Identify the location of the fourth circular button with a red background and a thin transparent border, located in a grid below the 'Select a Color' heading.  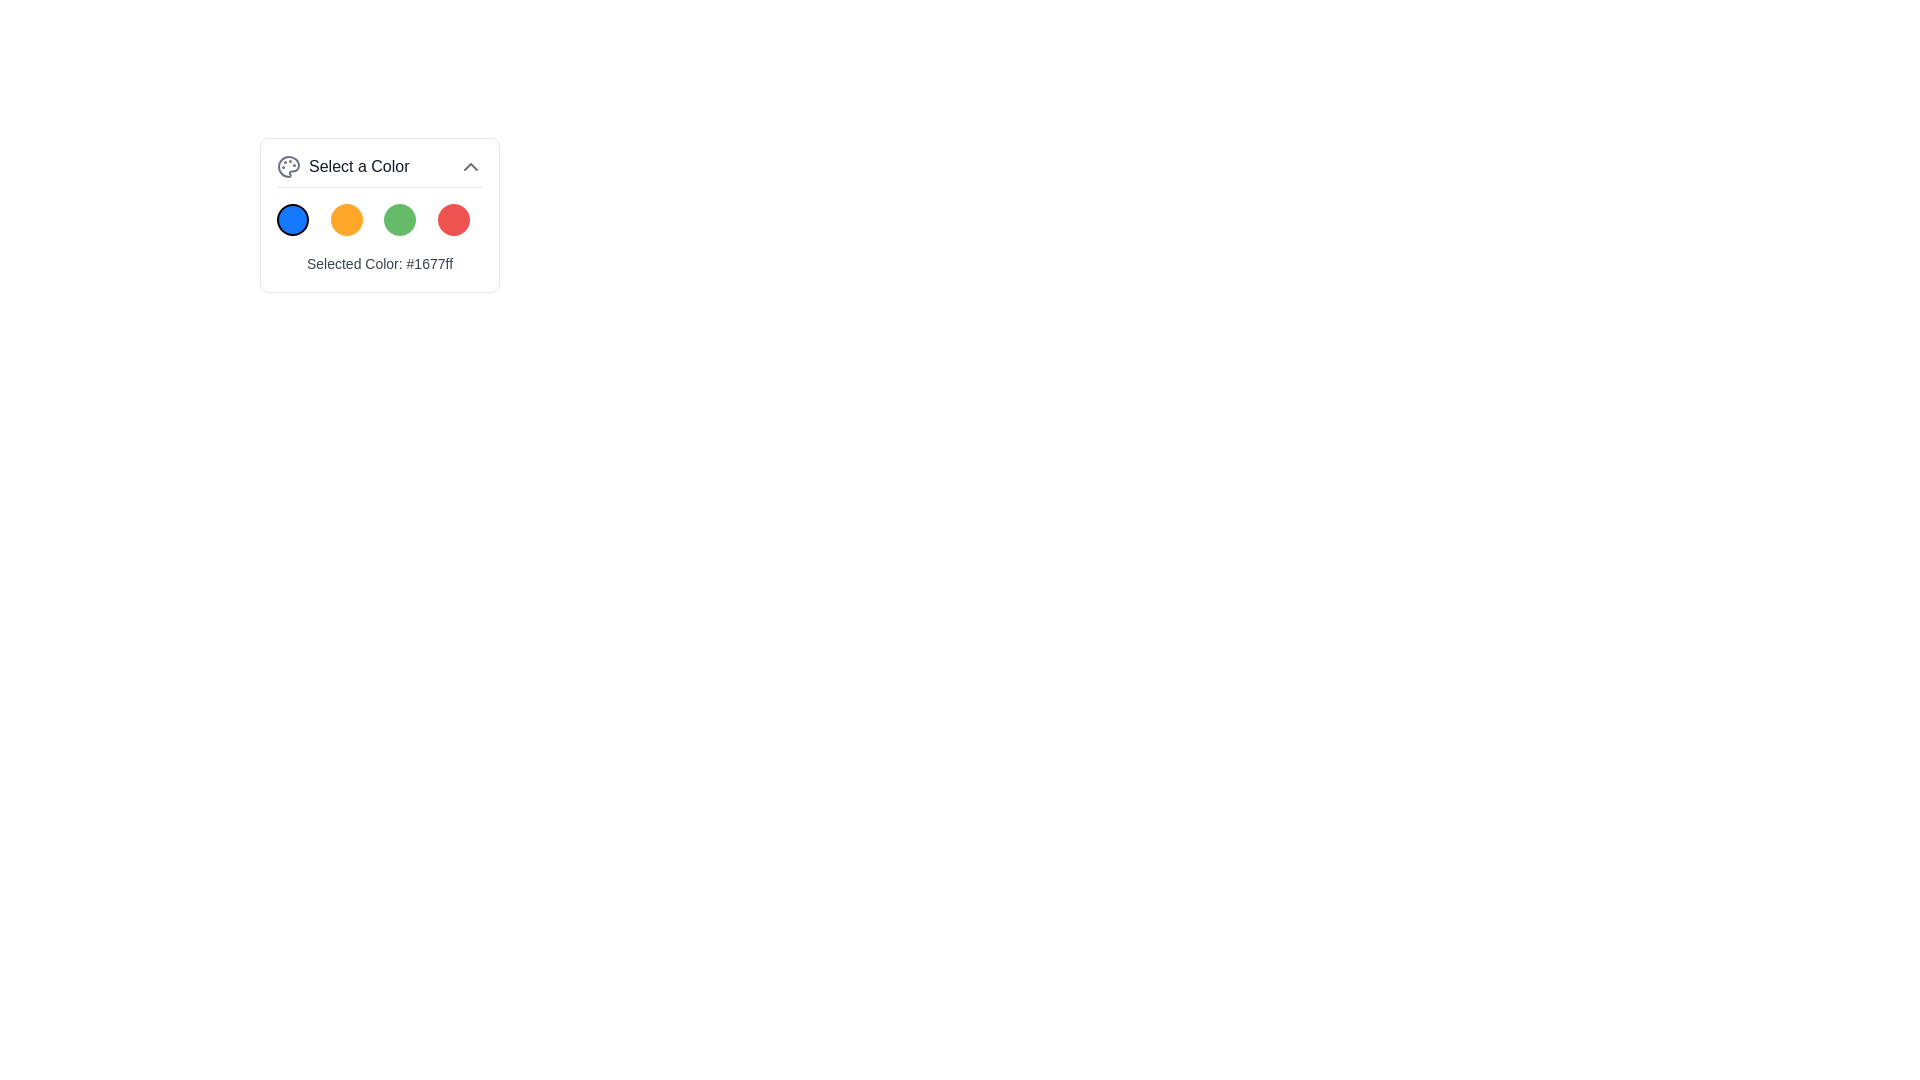
(452, 219).